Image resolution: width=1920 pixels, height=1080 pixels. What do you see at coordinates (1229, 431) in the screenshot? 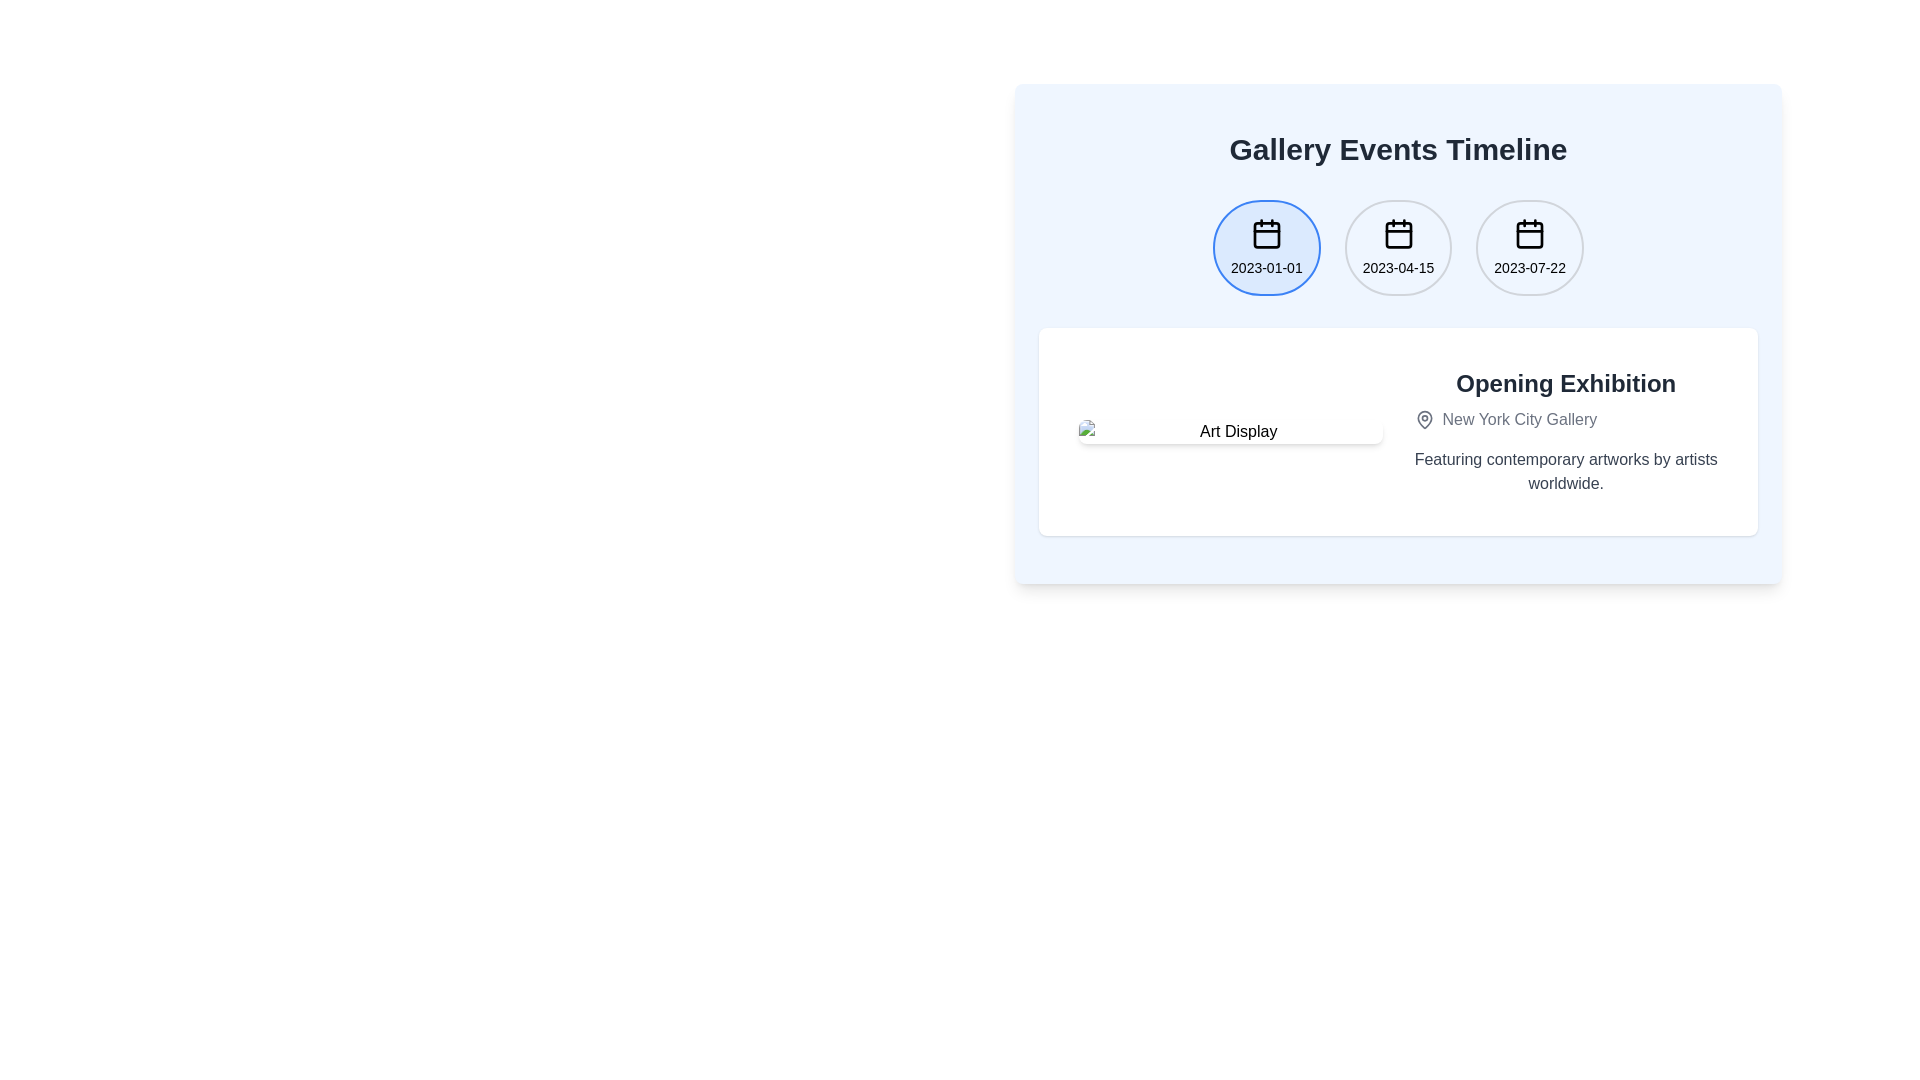
I see `the image placeholder for 'Art Display' located within the 'Opening Exhibition' card, aligned with the title 'Opening Exhibition'` at bounding box center [1229, 431].